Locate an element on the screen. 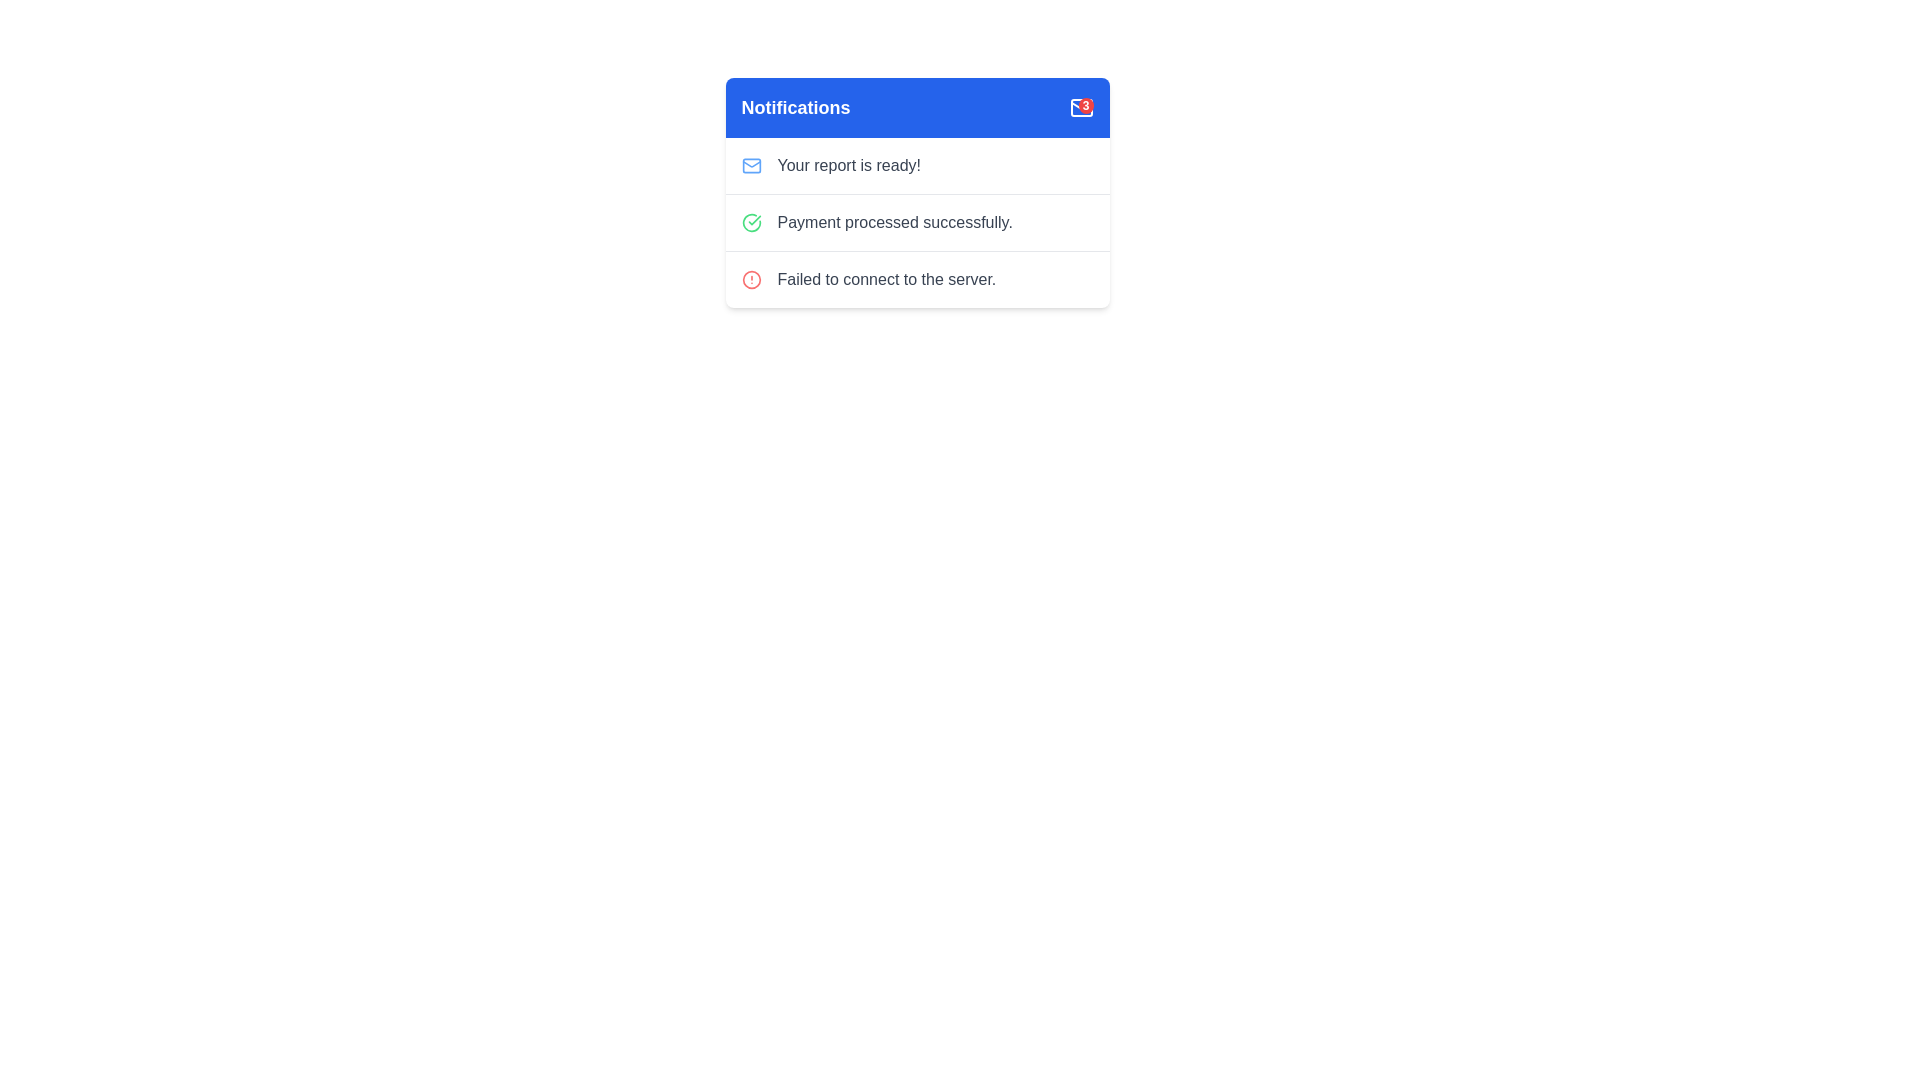  error message displayed in the text label that says 'Failed to connect to the server.' is located at coordinates (885, 280).